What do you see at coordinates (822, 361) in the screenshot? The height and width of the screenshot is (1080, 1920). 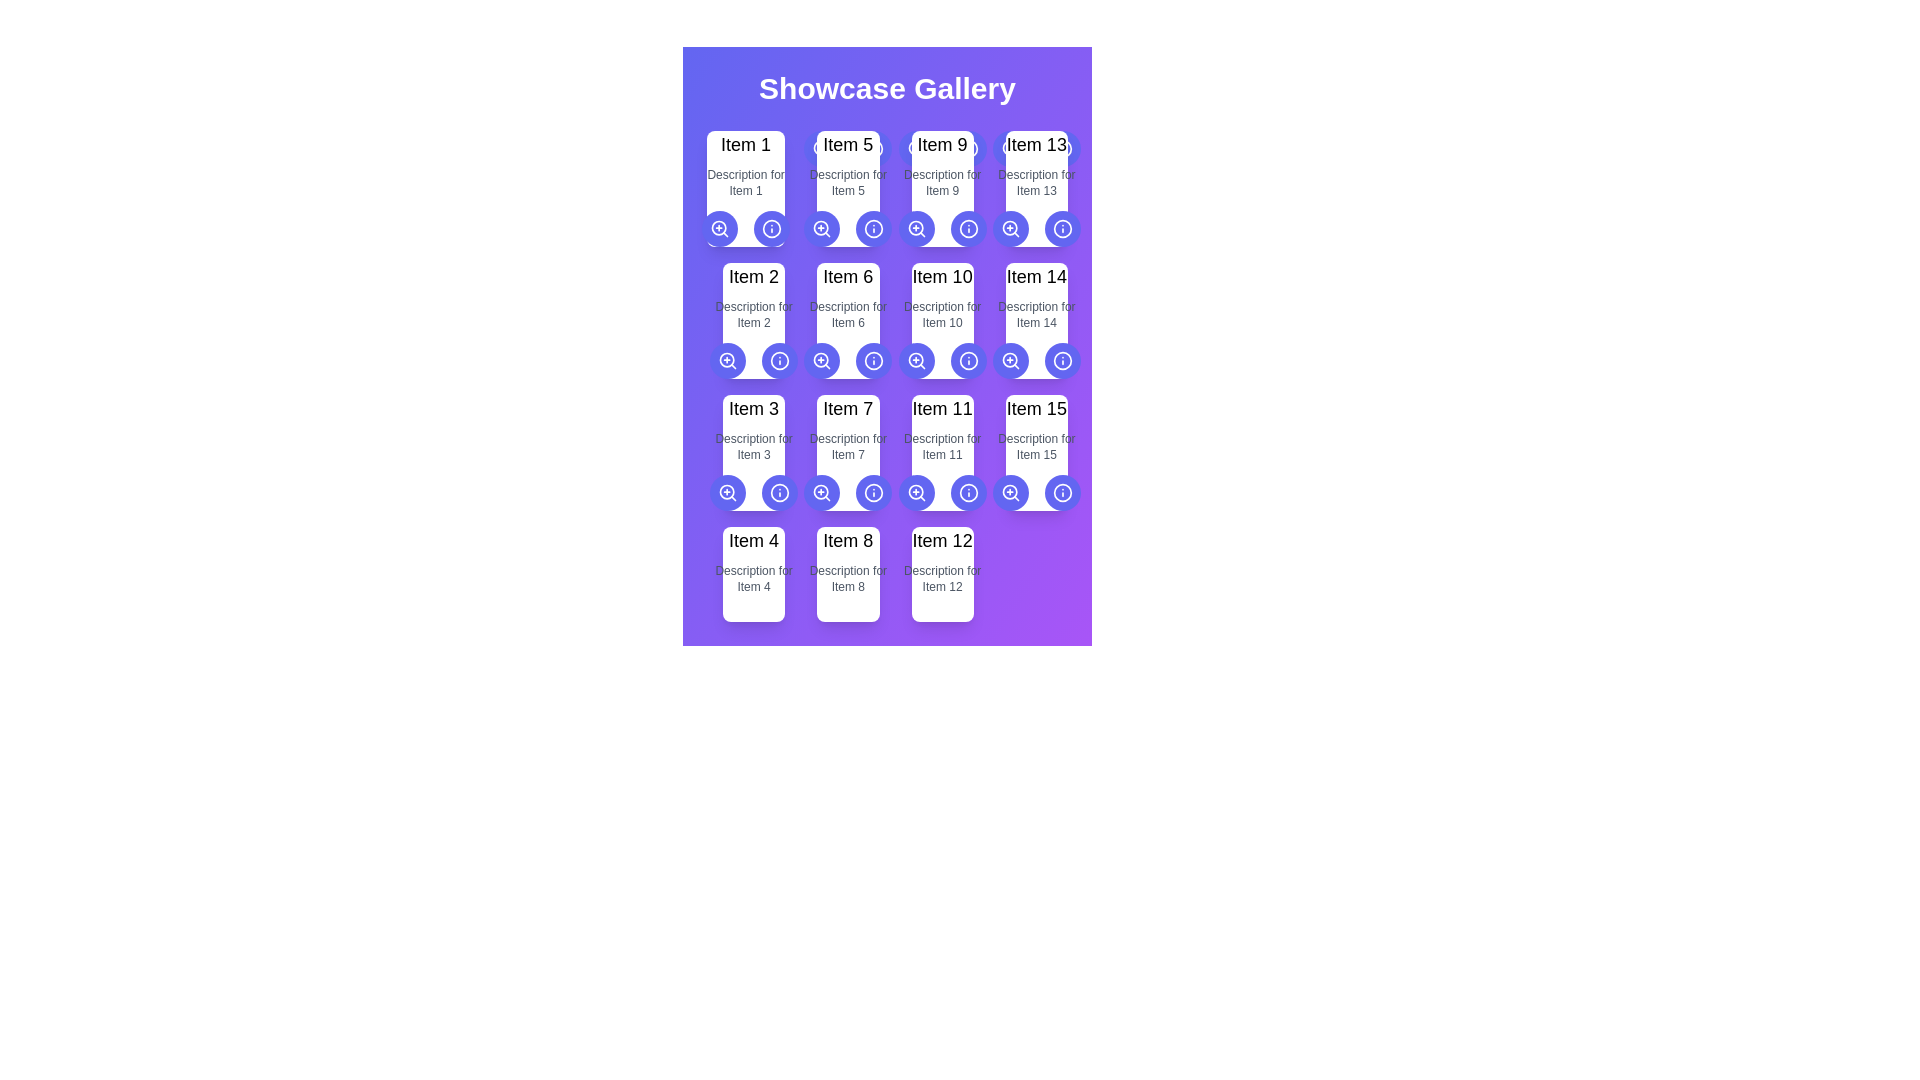 I see `the icon in the center of the indigo circular button located below the card labeled 'Item 6' in the gallery grid` at bounding box center [822, 361].